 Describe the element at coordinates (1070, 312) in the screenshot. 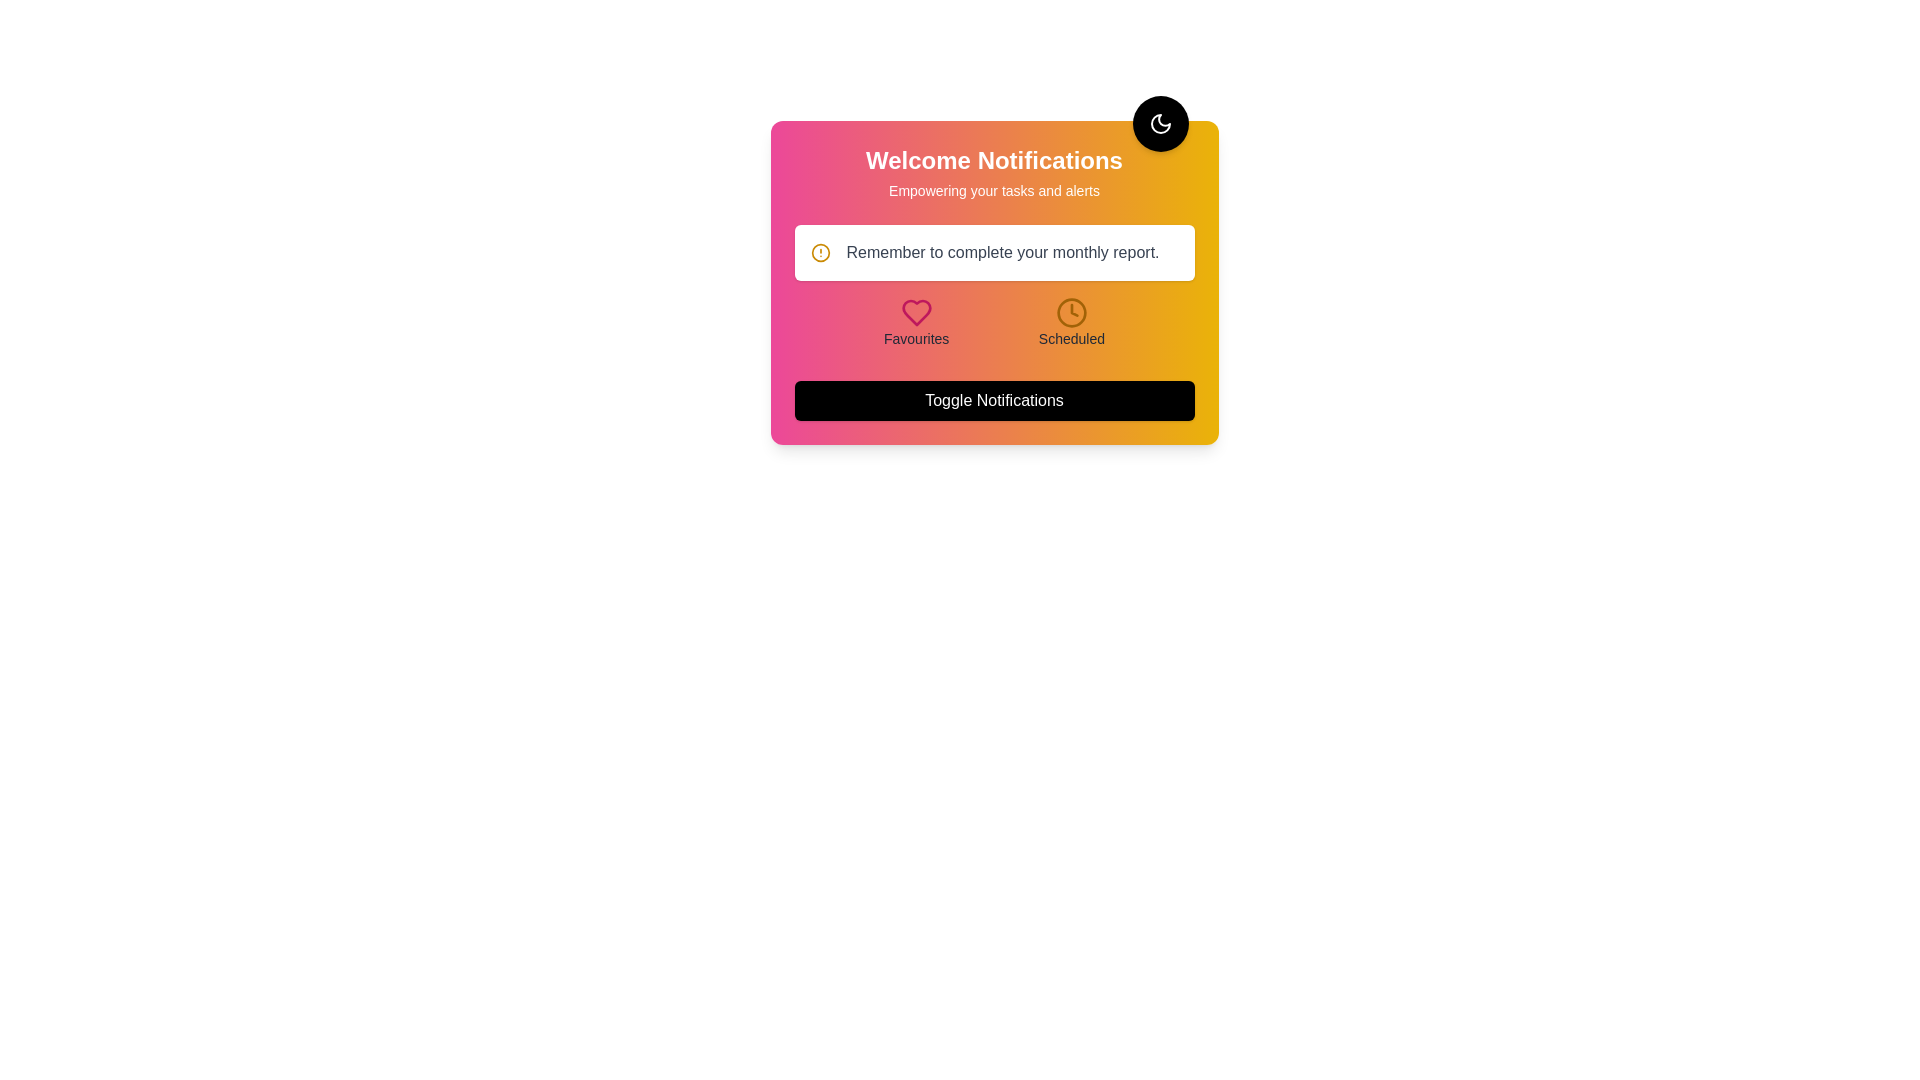

I see `the outer circular boundary of the clock icon located on the right side of the 'Scheduled' label in the notification card` at that location.